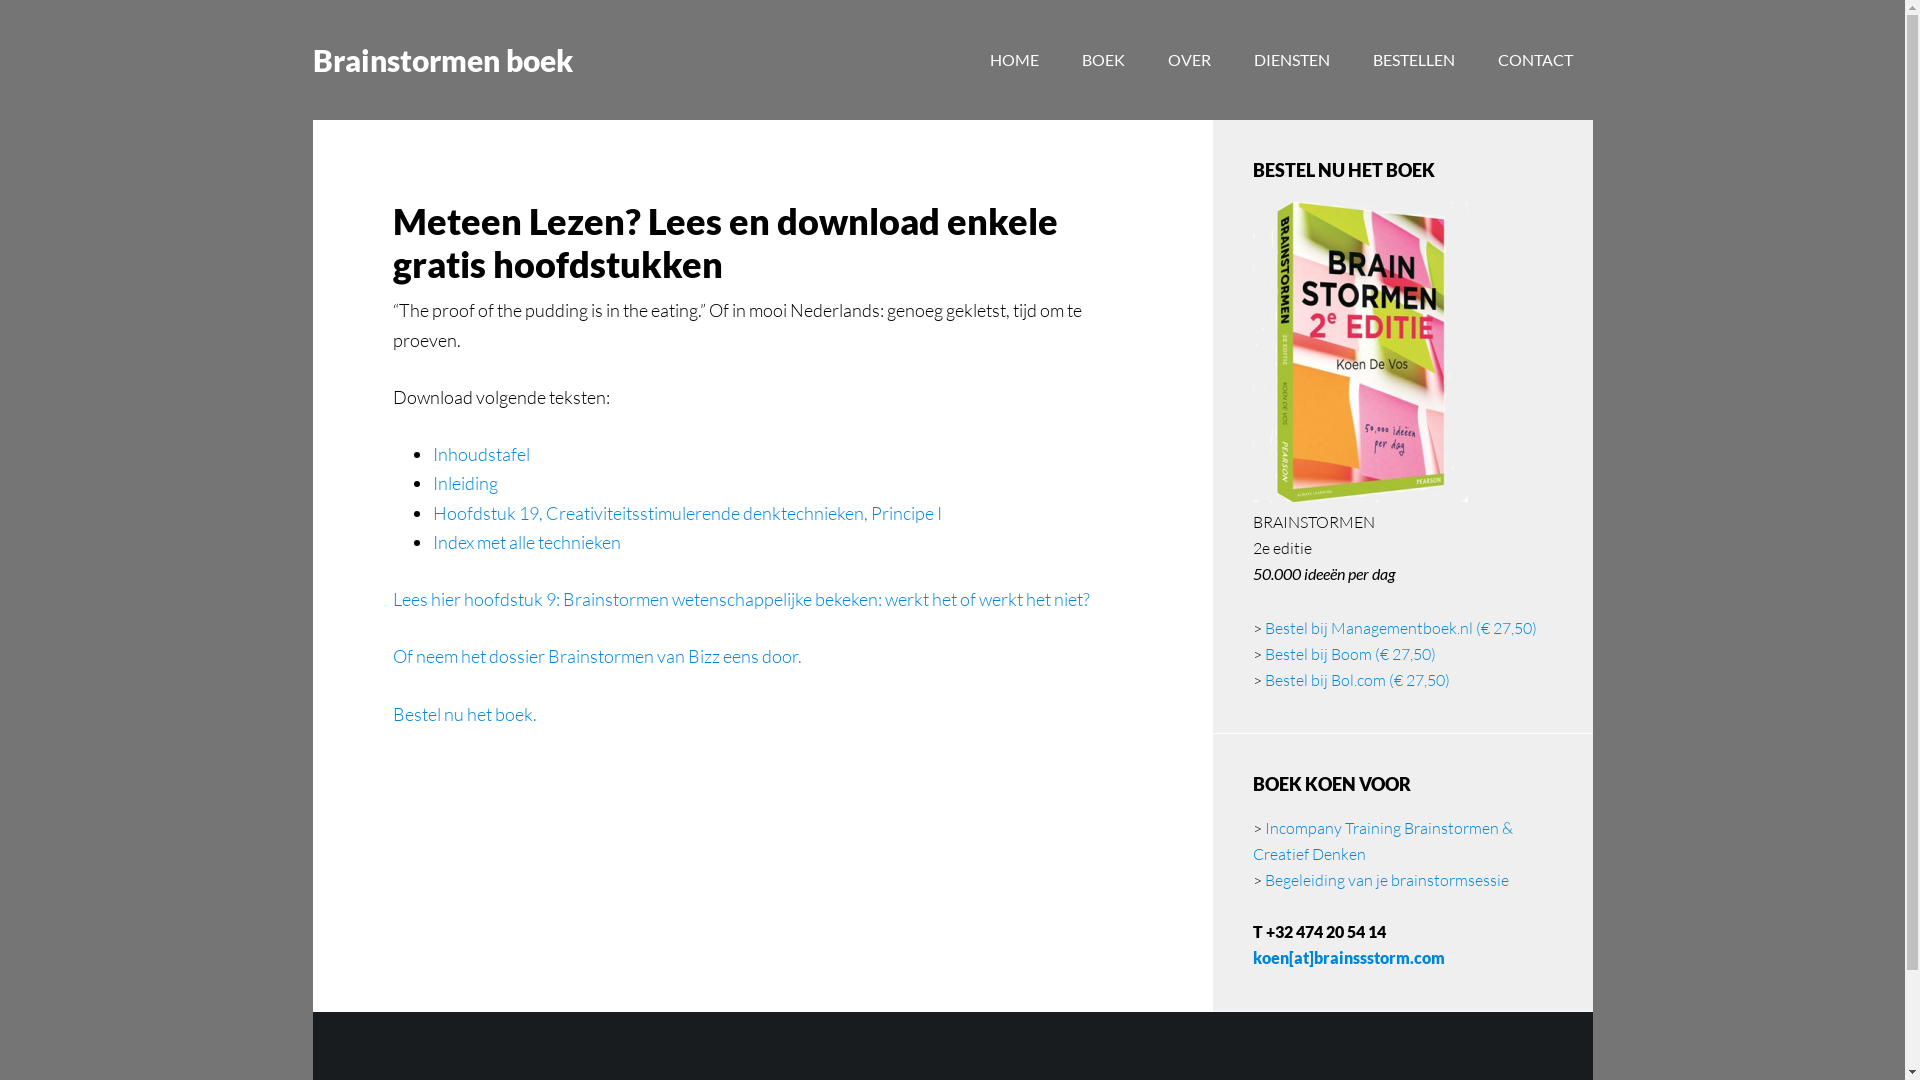  I want to click on 'CONTACT', so click(1534, 59).